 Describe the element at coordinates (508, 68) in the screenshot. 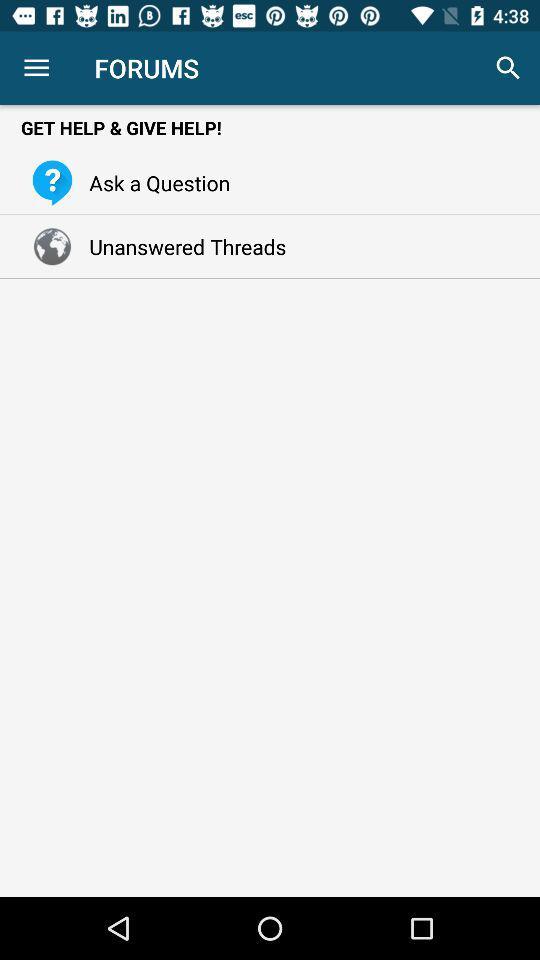

I see `the icon at the top right corner` at that location.